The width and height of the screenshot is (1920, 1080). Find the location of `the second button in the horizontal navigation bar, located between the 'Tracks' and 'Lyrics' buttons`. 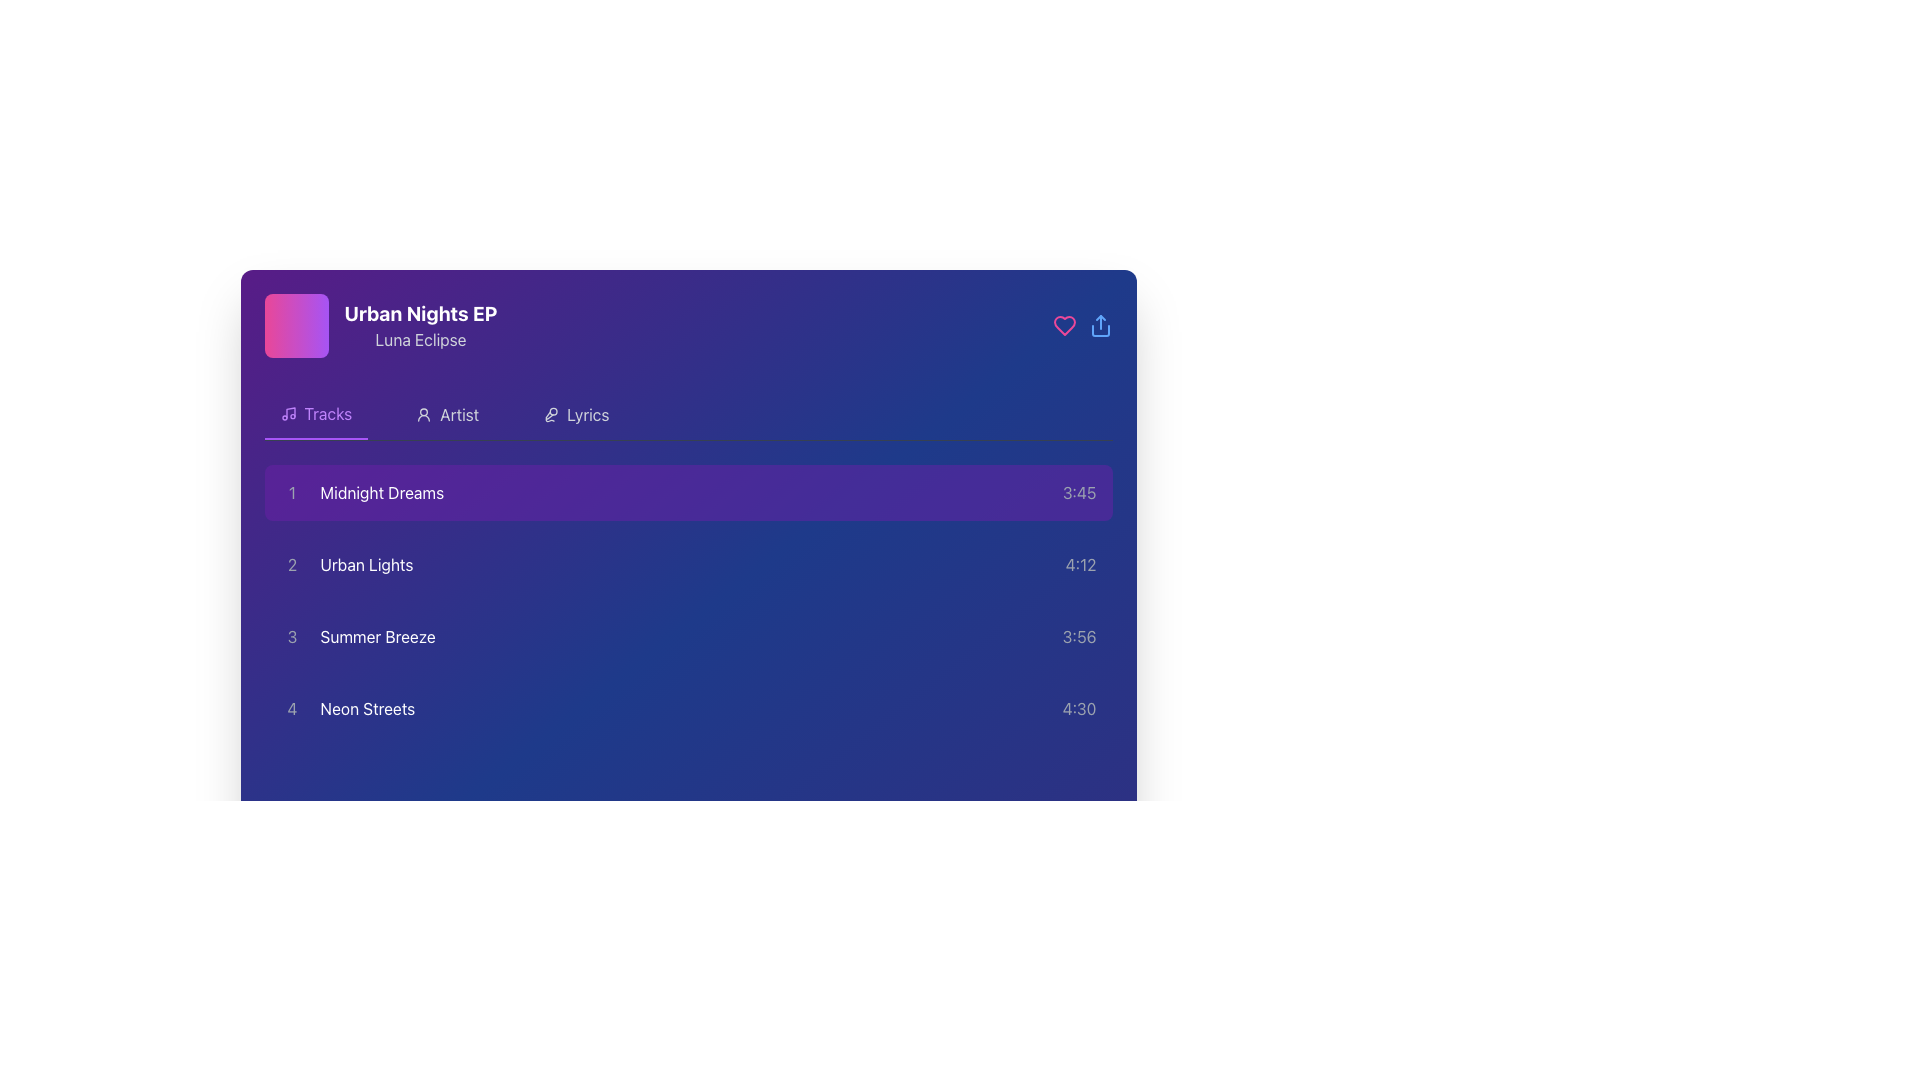

the second button in the horizontal navigation bar, located between the 'Tracks' and 'Lyrics' buttons is located at coordinates (446, 414).